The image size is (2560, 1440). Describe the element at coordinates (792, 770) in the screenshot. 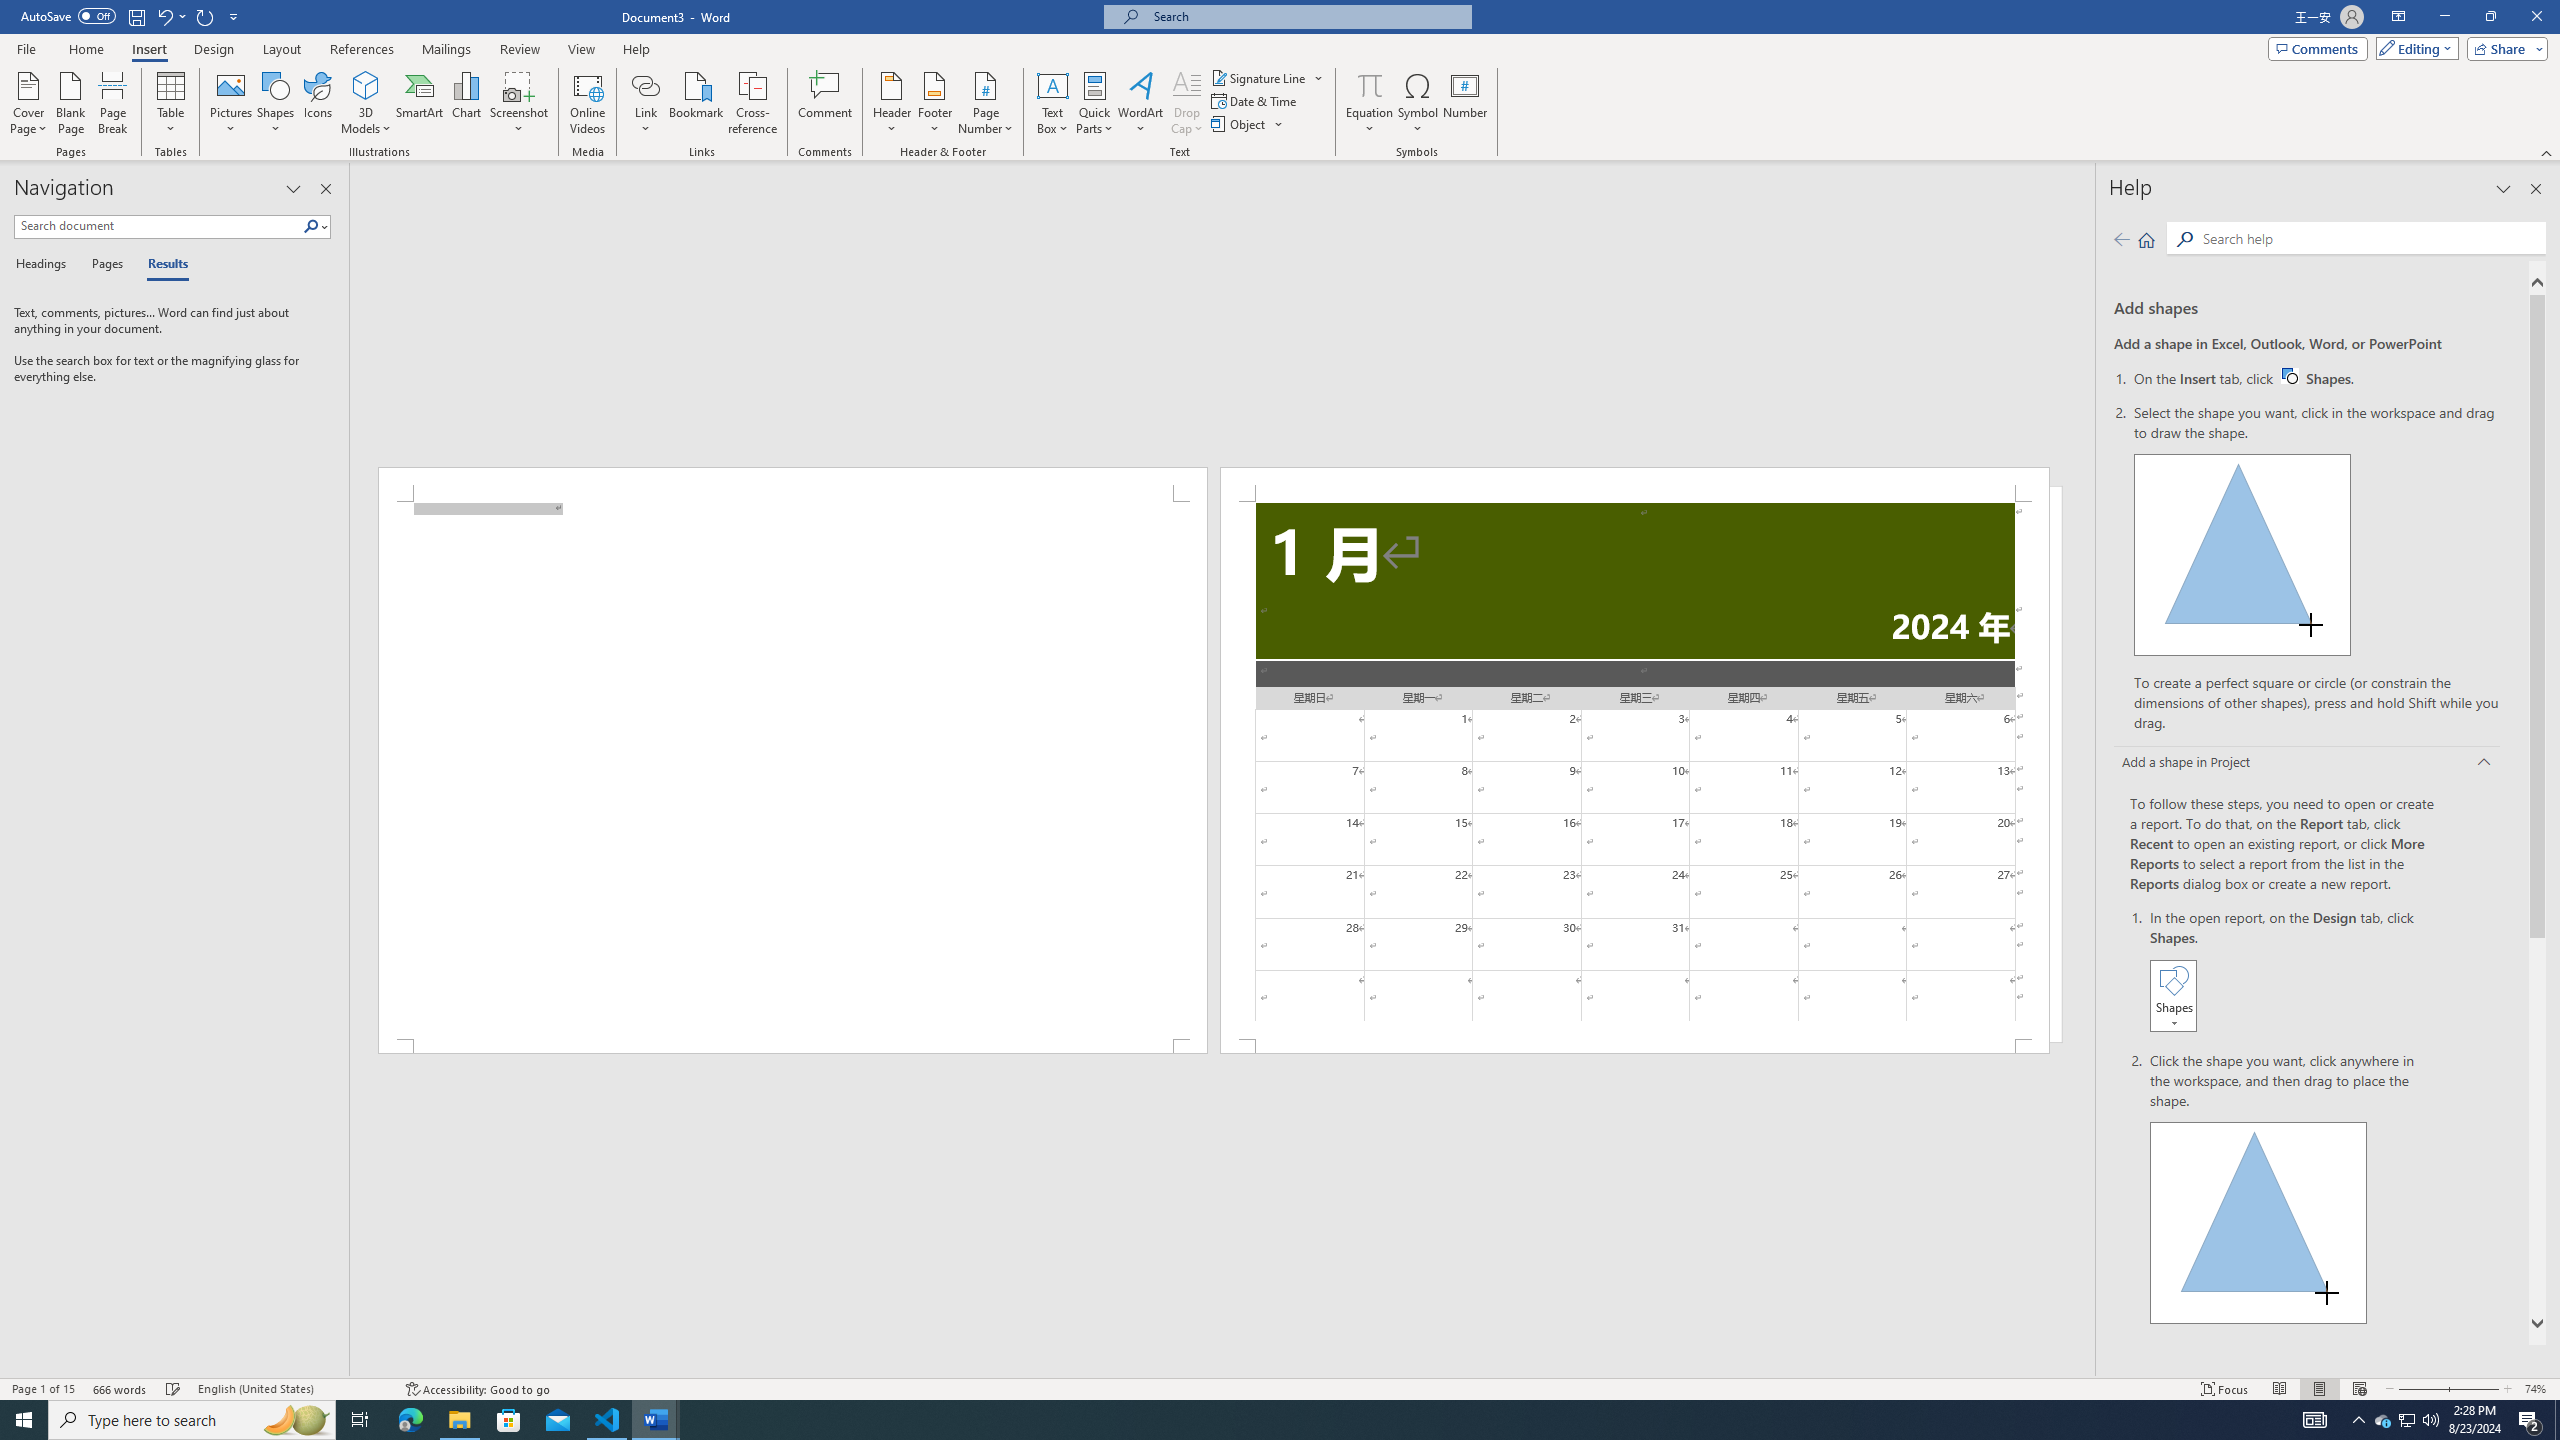

I see `'Page 1 content'` at that location.